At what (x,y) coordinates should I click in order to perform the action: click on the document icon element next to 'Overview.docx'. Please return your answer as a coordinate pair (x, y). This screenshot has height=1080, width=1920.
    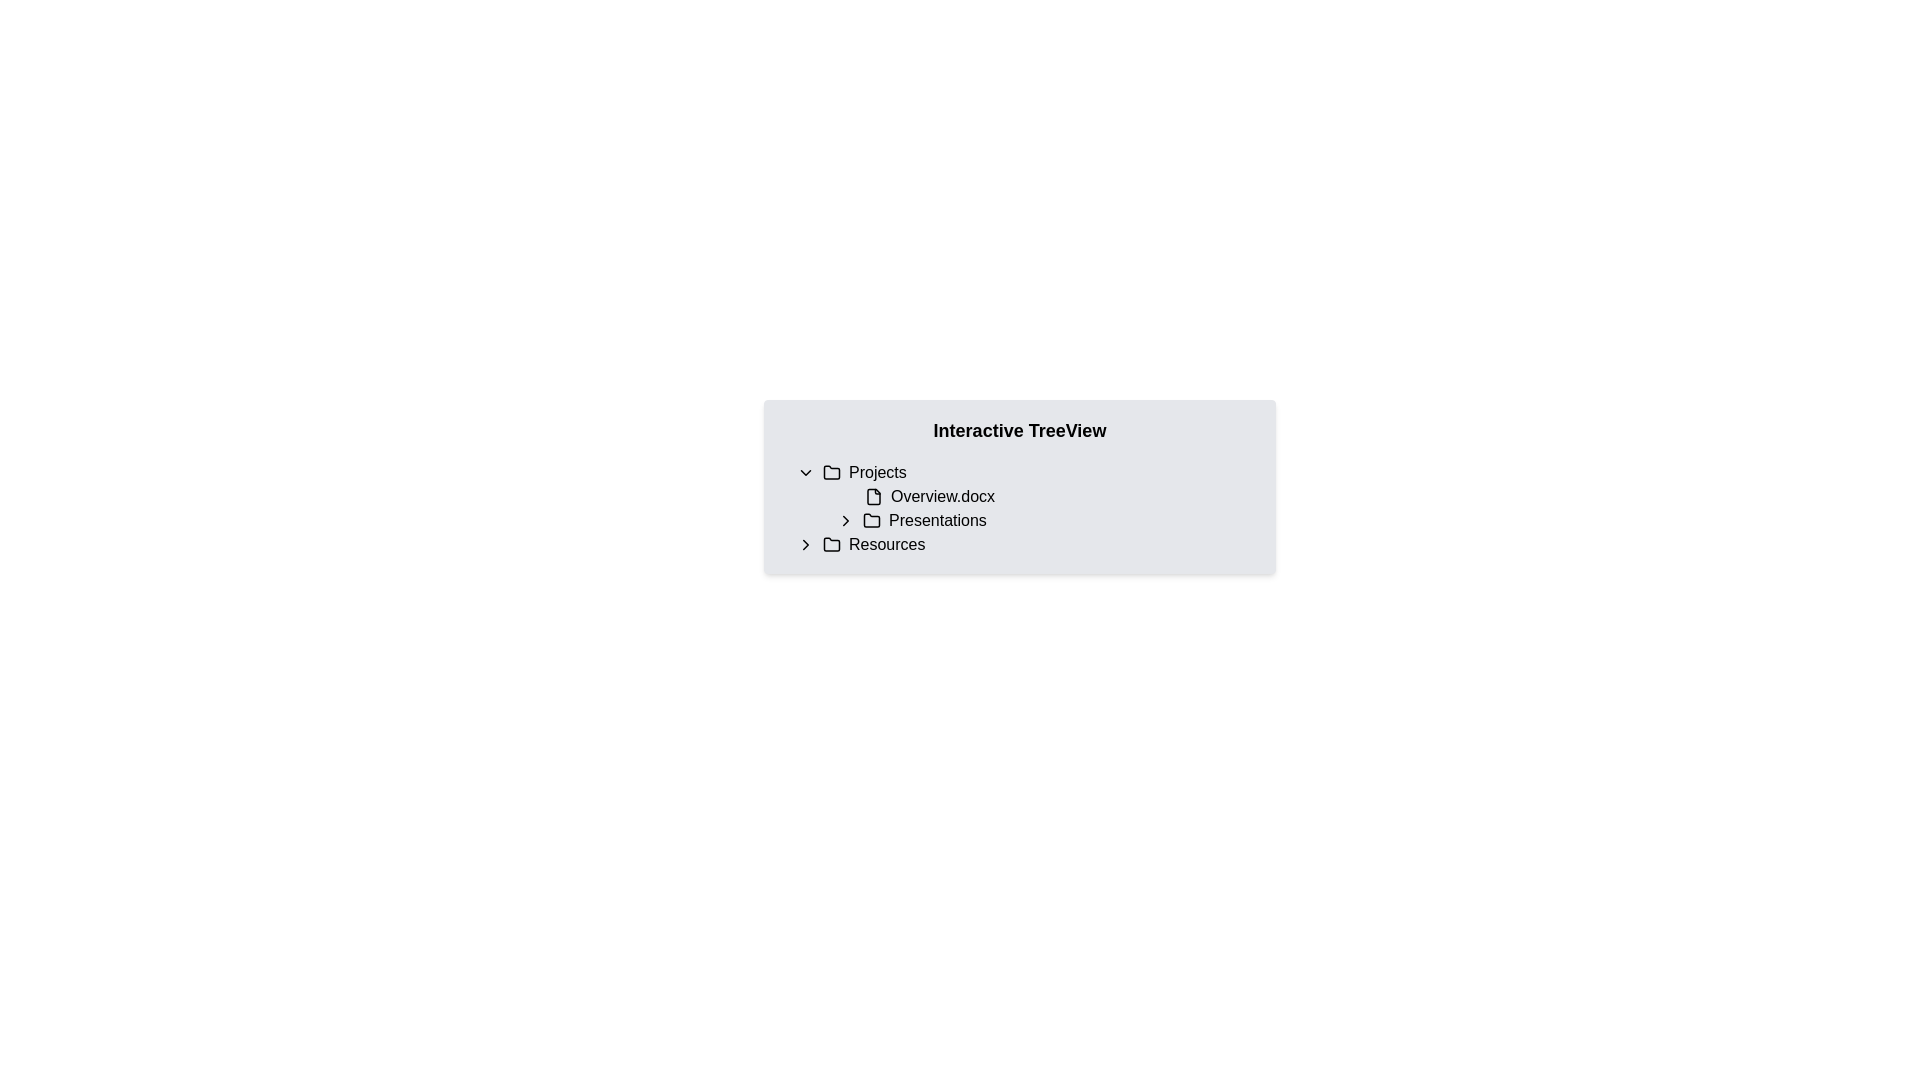
    Looking at the image, I should click on (873, 496).